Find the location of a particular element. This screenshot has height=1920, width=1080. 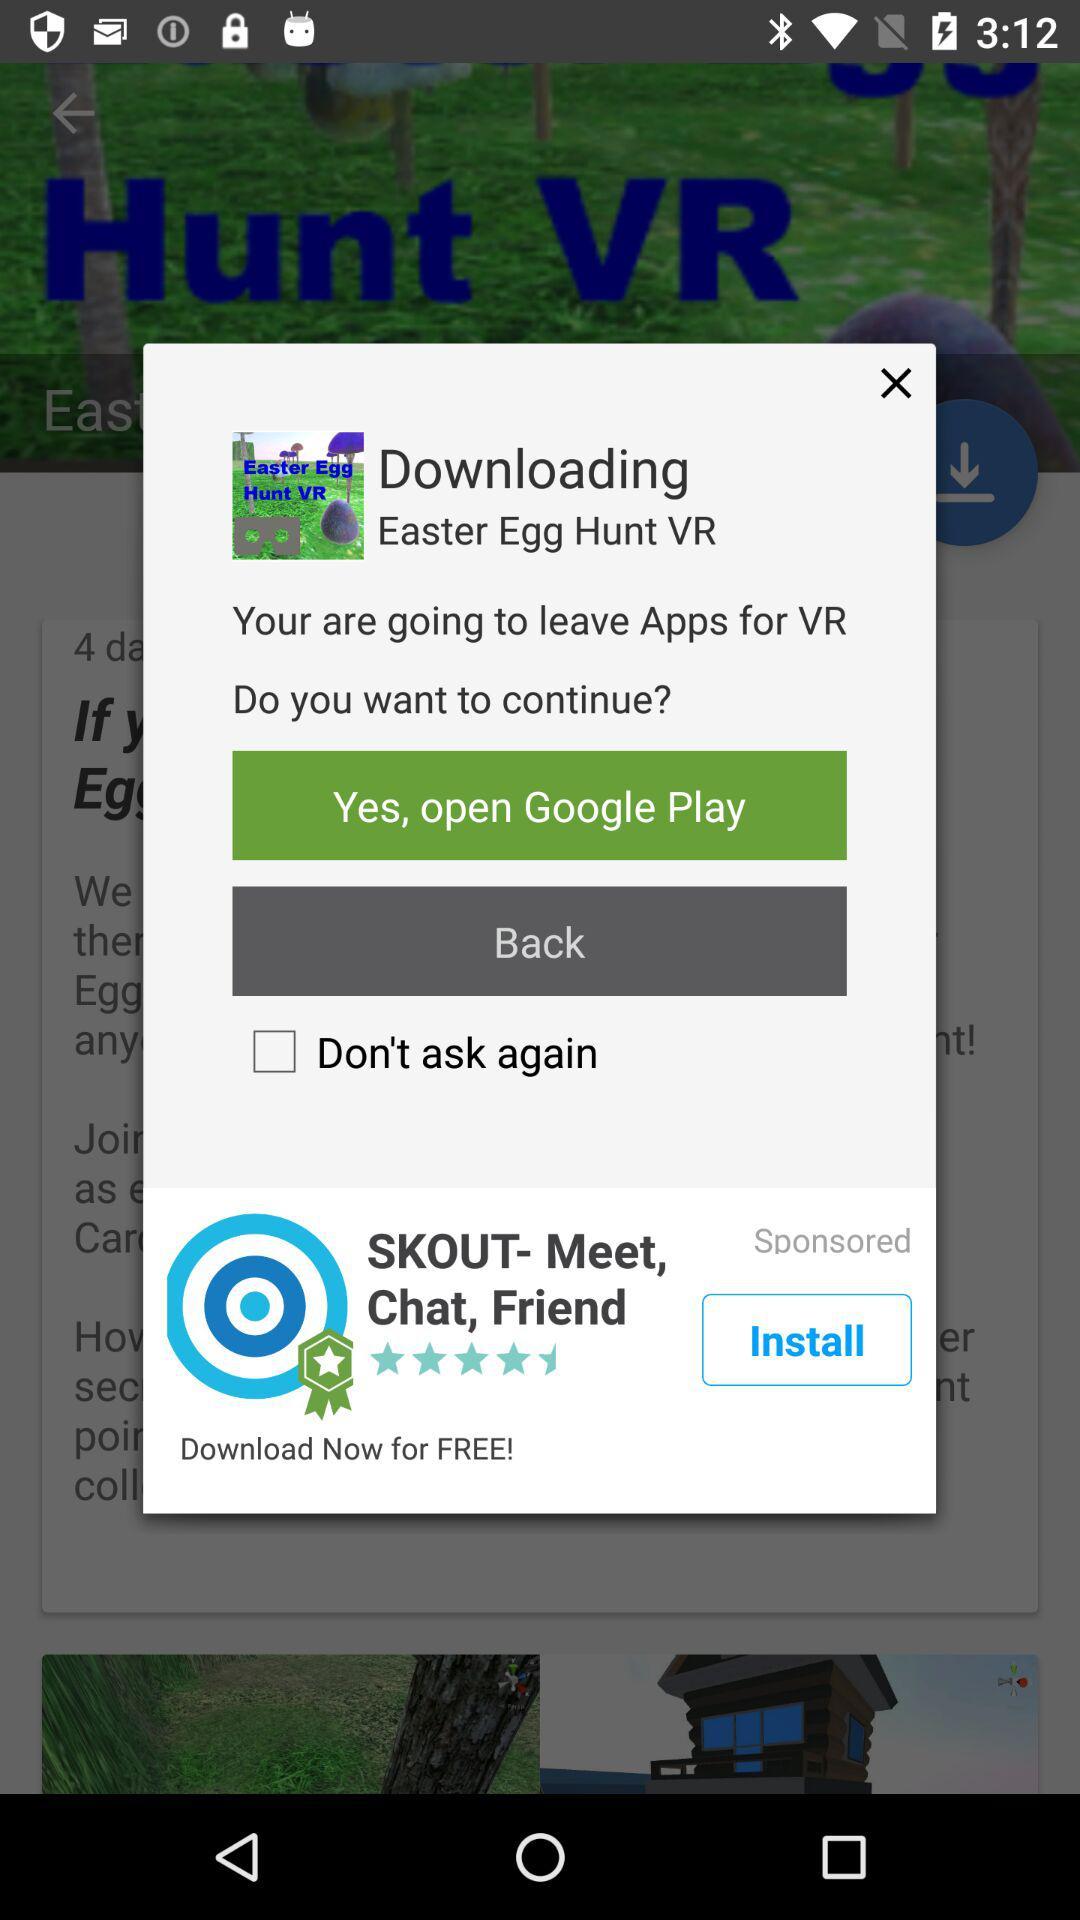

the don t ask icon is located at coordinates (414, 1050).